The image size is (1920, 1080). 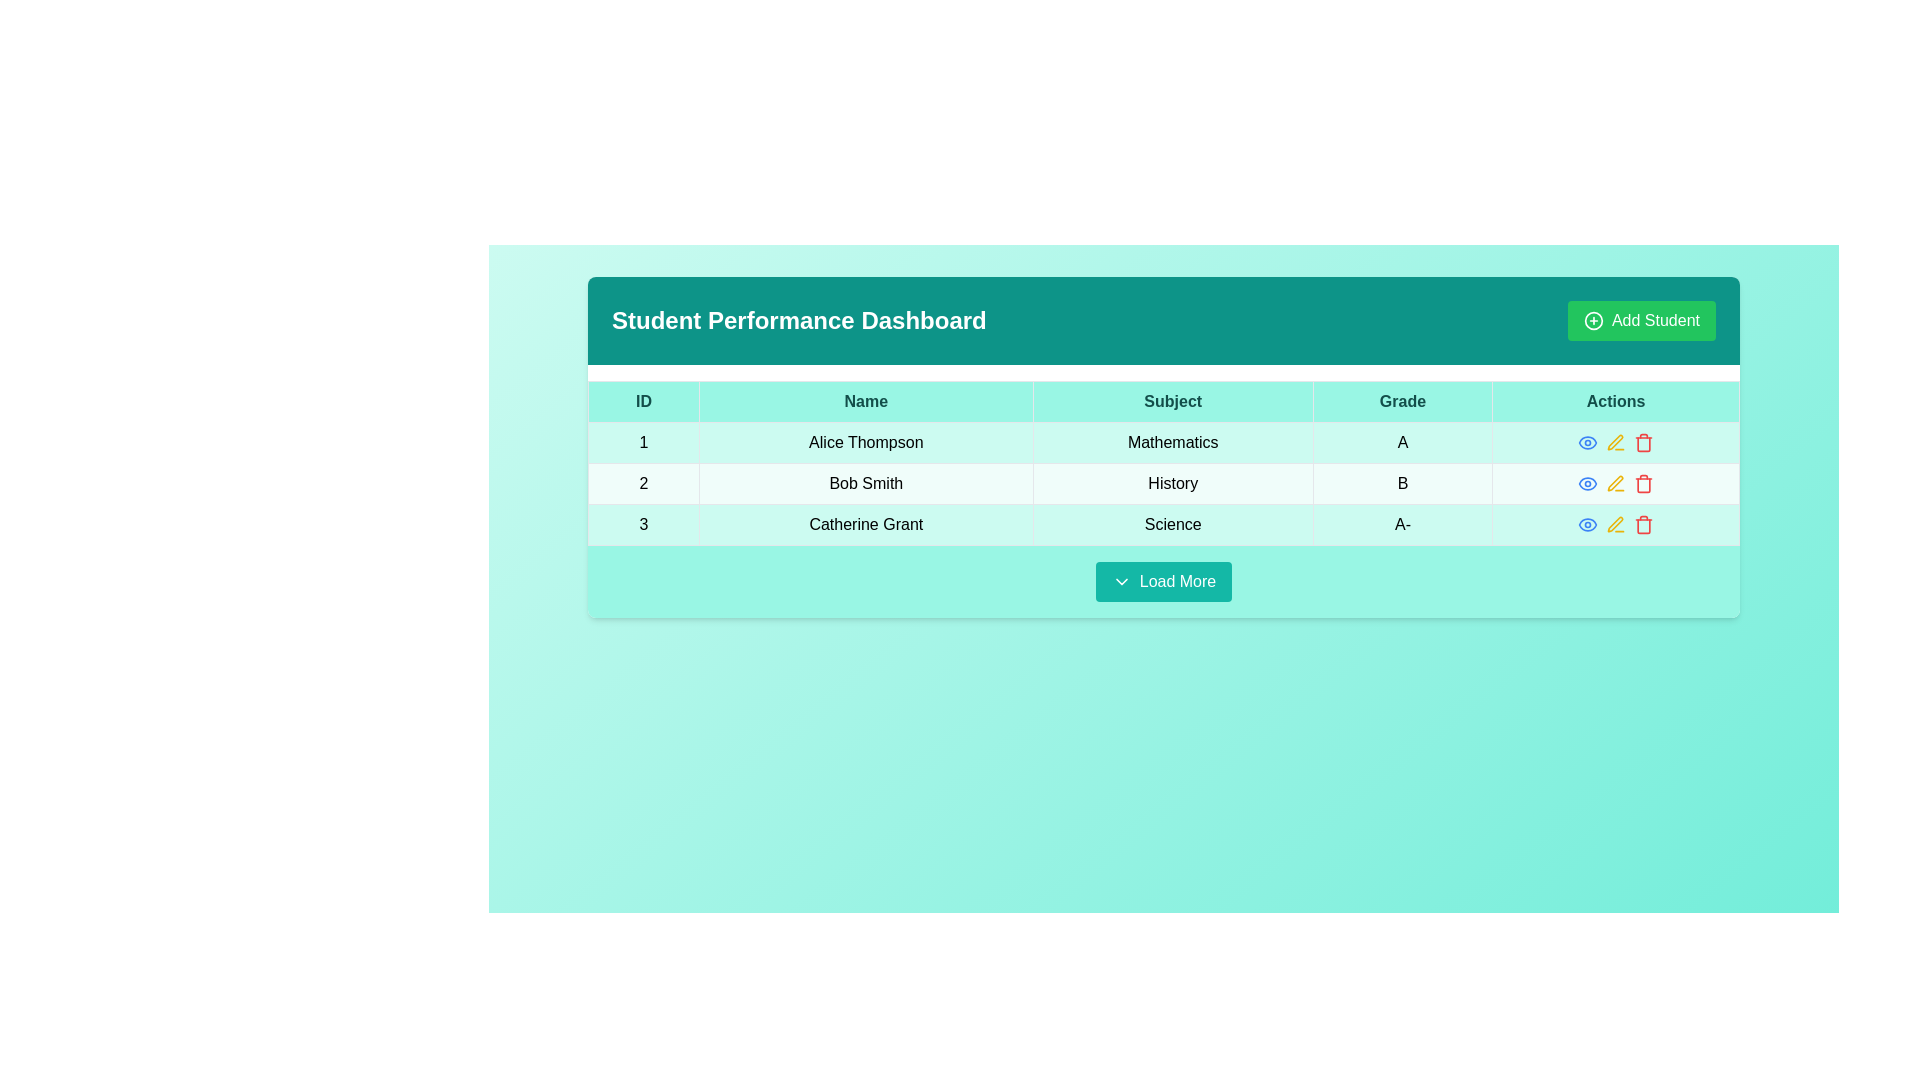 What do you see at coordinates (1644, 483) in the screenshot?
I see `the red trash can icon in the 'Actions' column for 'Bob Smith'` at bounding box center [1644, 483].